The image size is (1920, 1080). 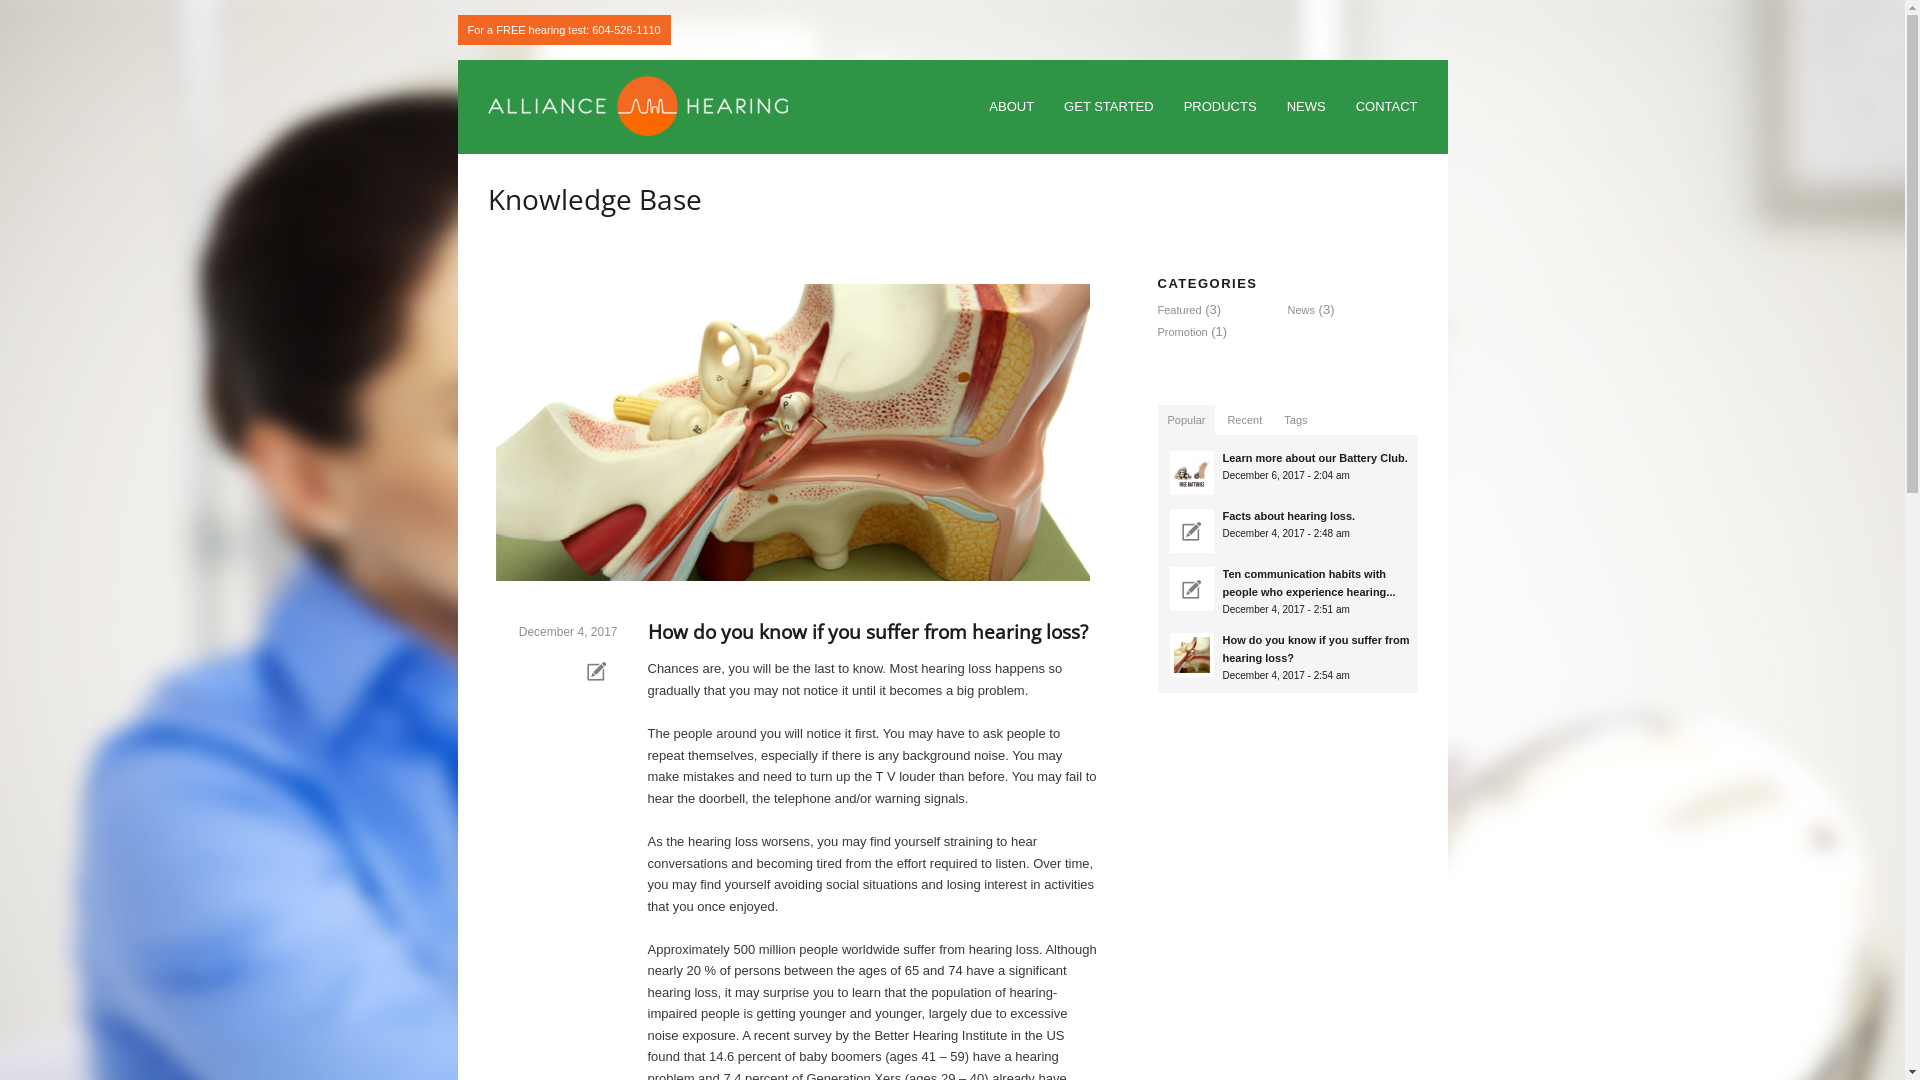 I want to click on 'ABOUT', so click(x=1011, y=108).